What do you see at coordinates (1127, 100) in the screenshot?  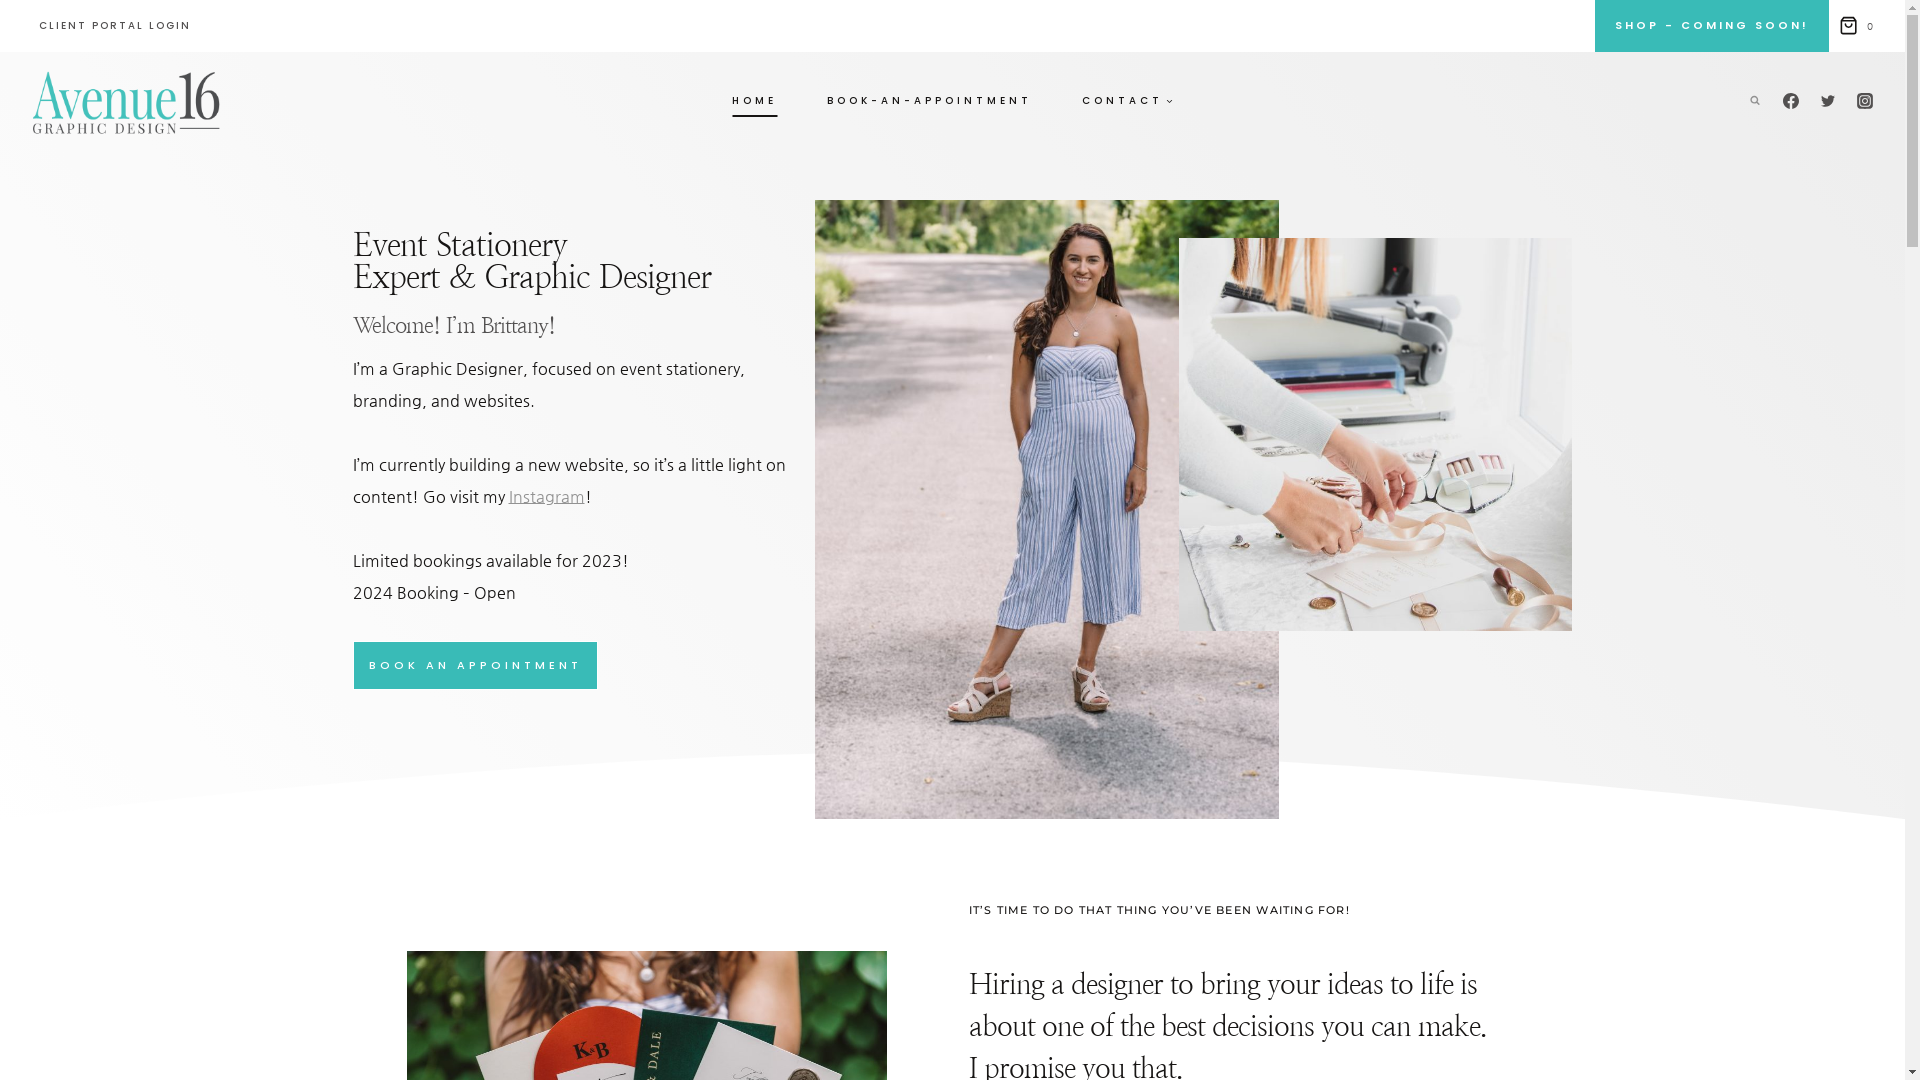 I see `'CONTACT'` at bounding box center [1127, 100].